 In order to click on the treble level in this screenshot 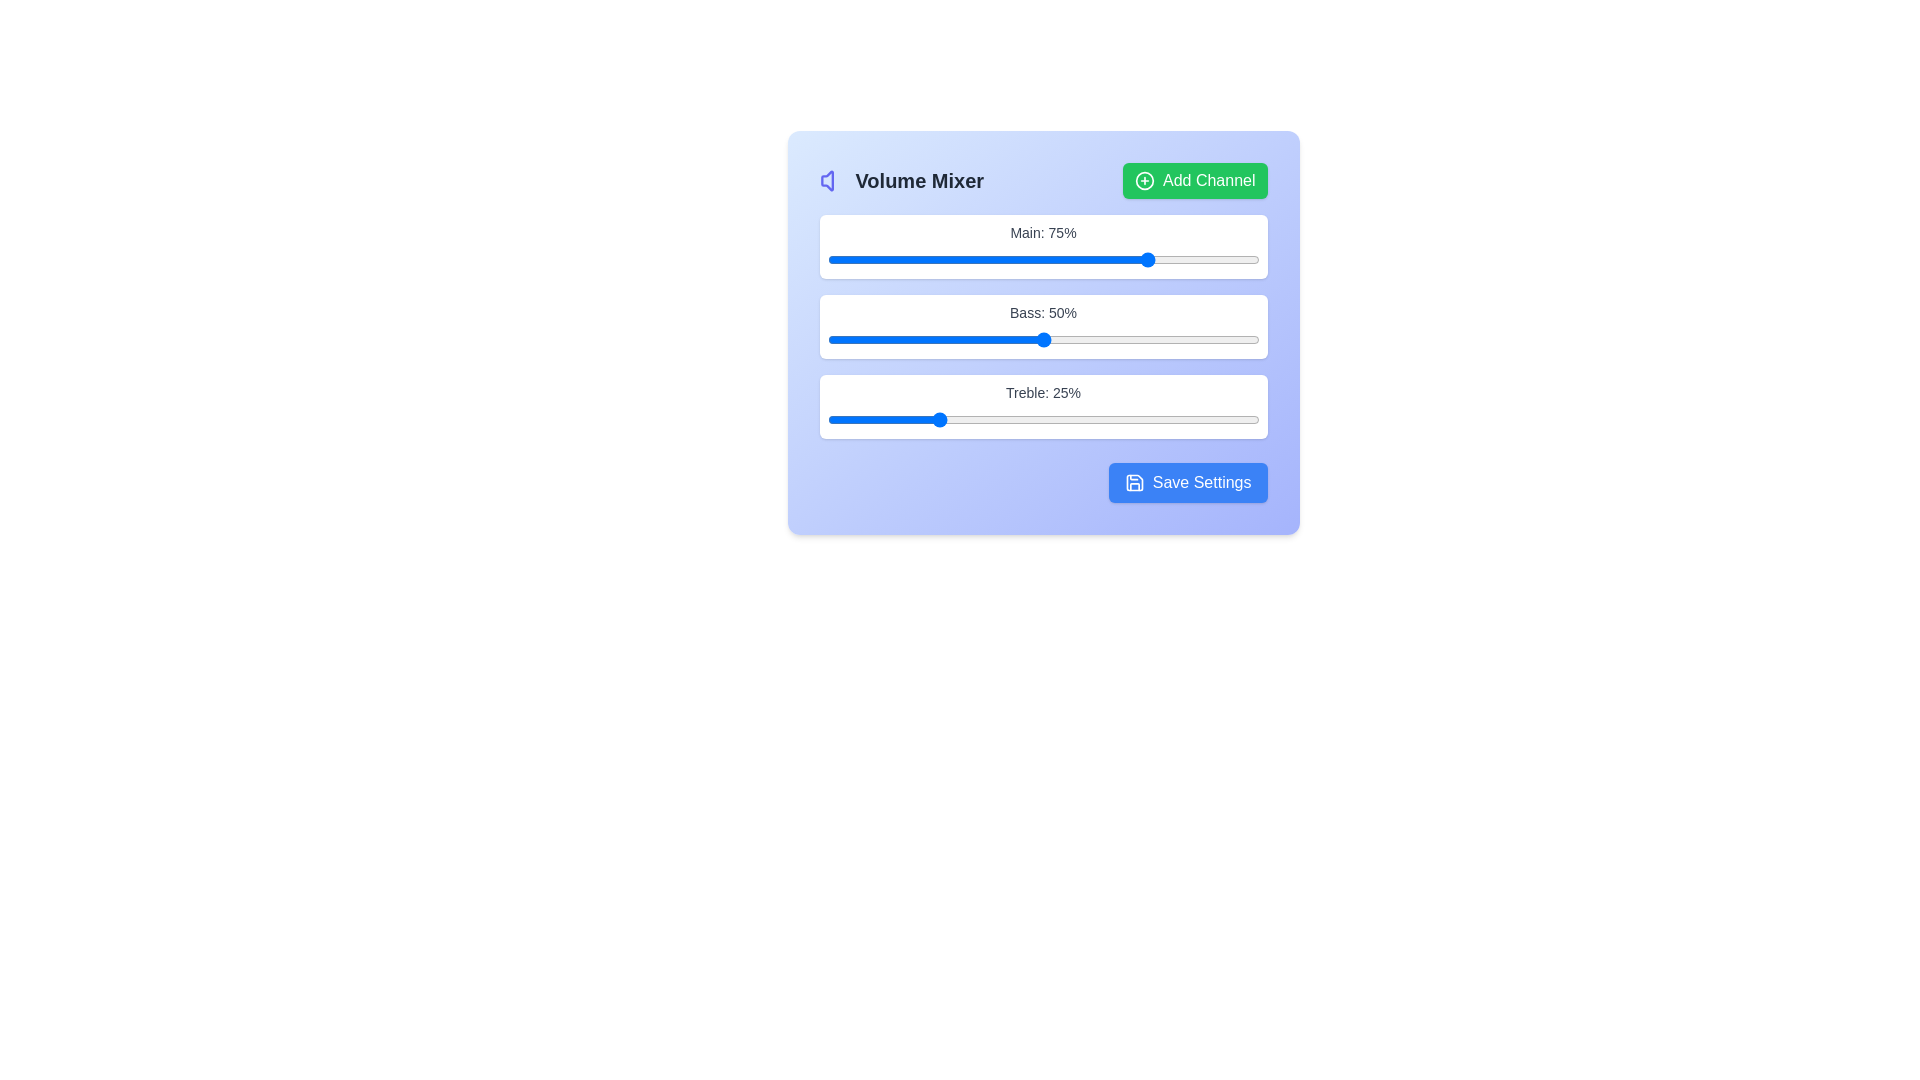, I will do `click(1008, 419)`.